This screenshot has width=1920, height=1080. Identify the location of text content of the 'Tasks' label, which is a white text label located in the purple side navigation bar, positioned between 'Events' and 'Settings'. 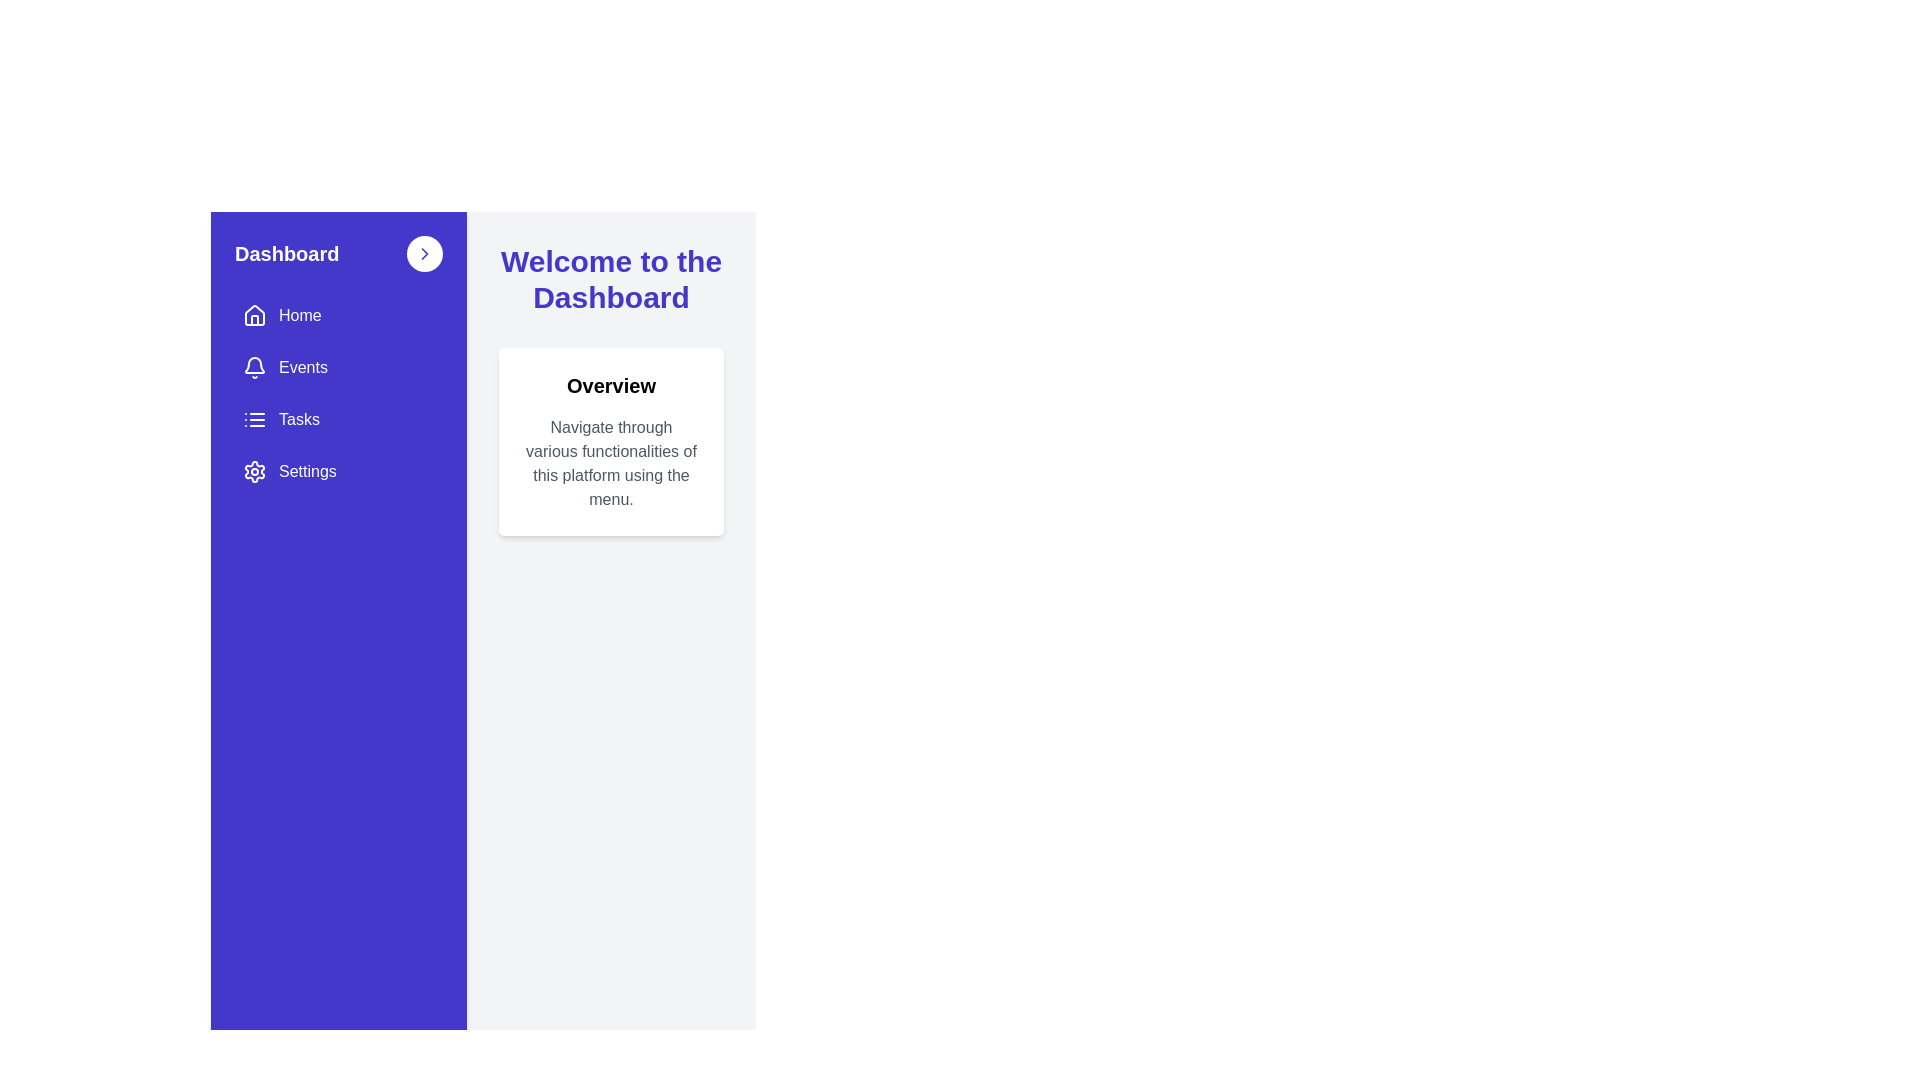
(298, 419).